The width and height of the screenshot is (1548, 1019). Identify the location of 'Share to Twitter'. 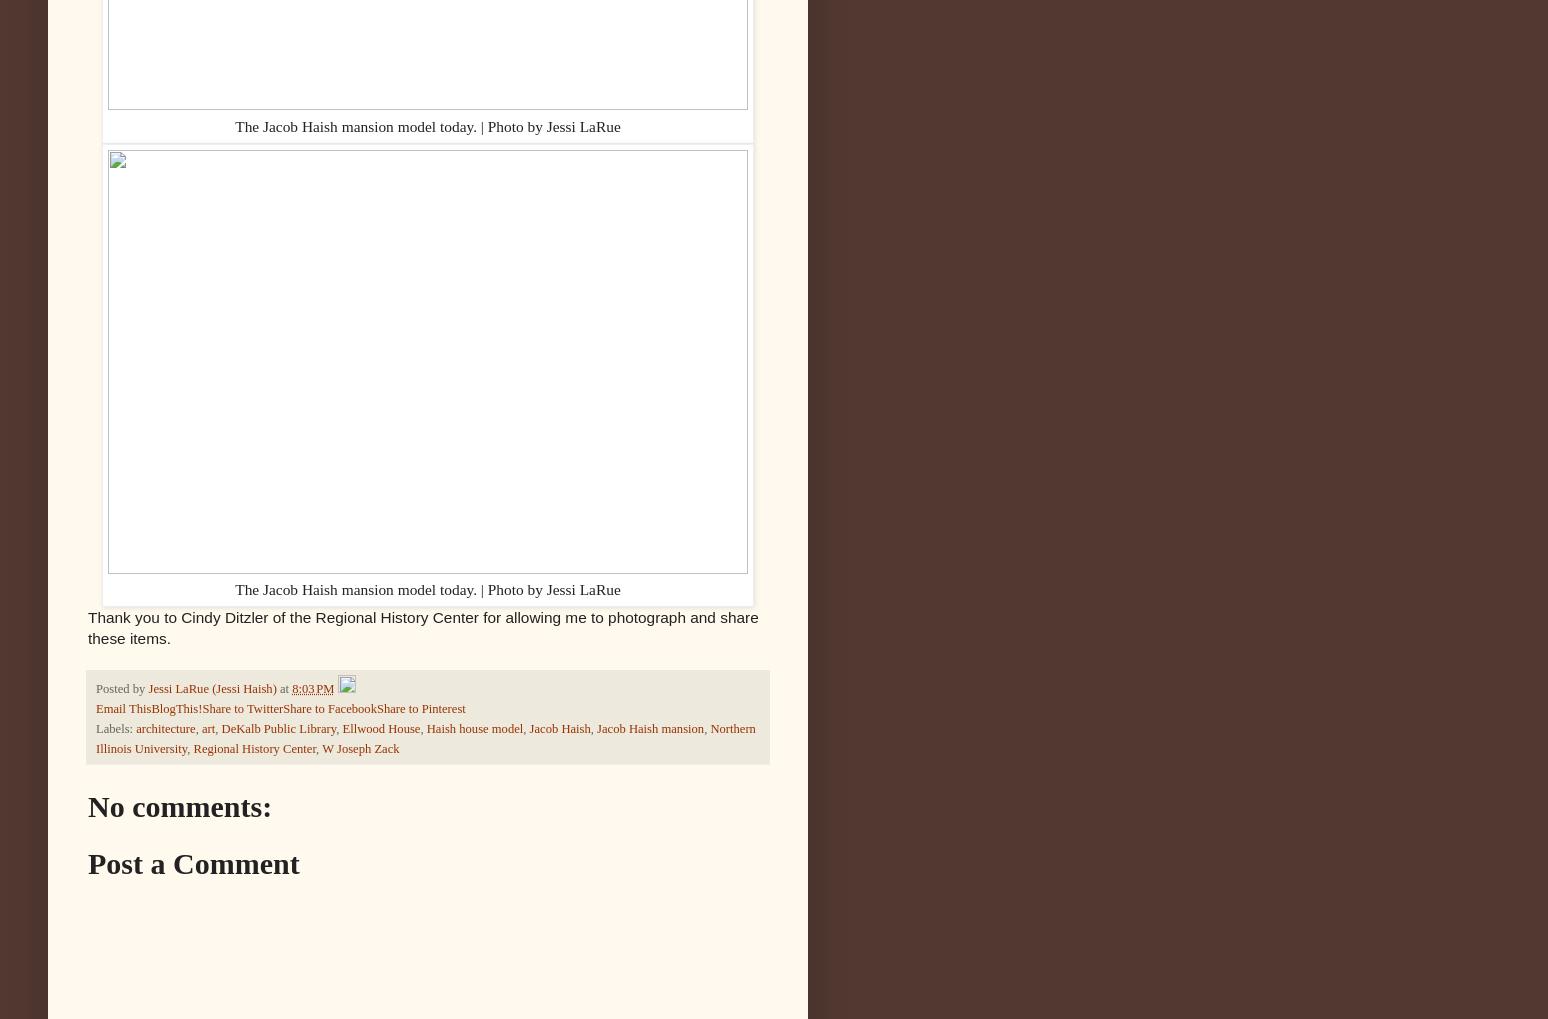
(201, 708).